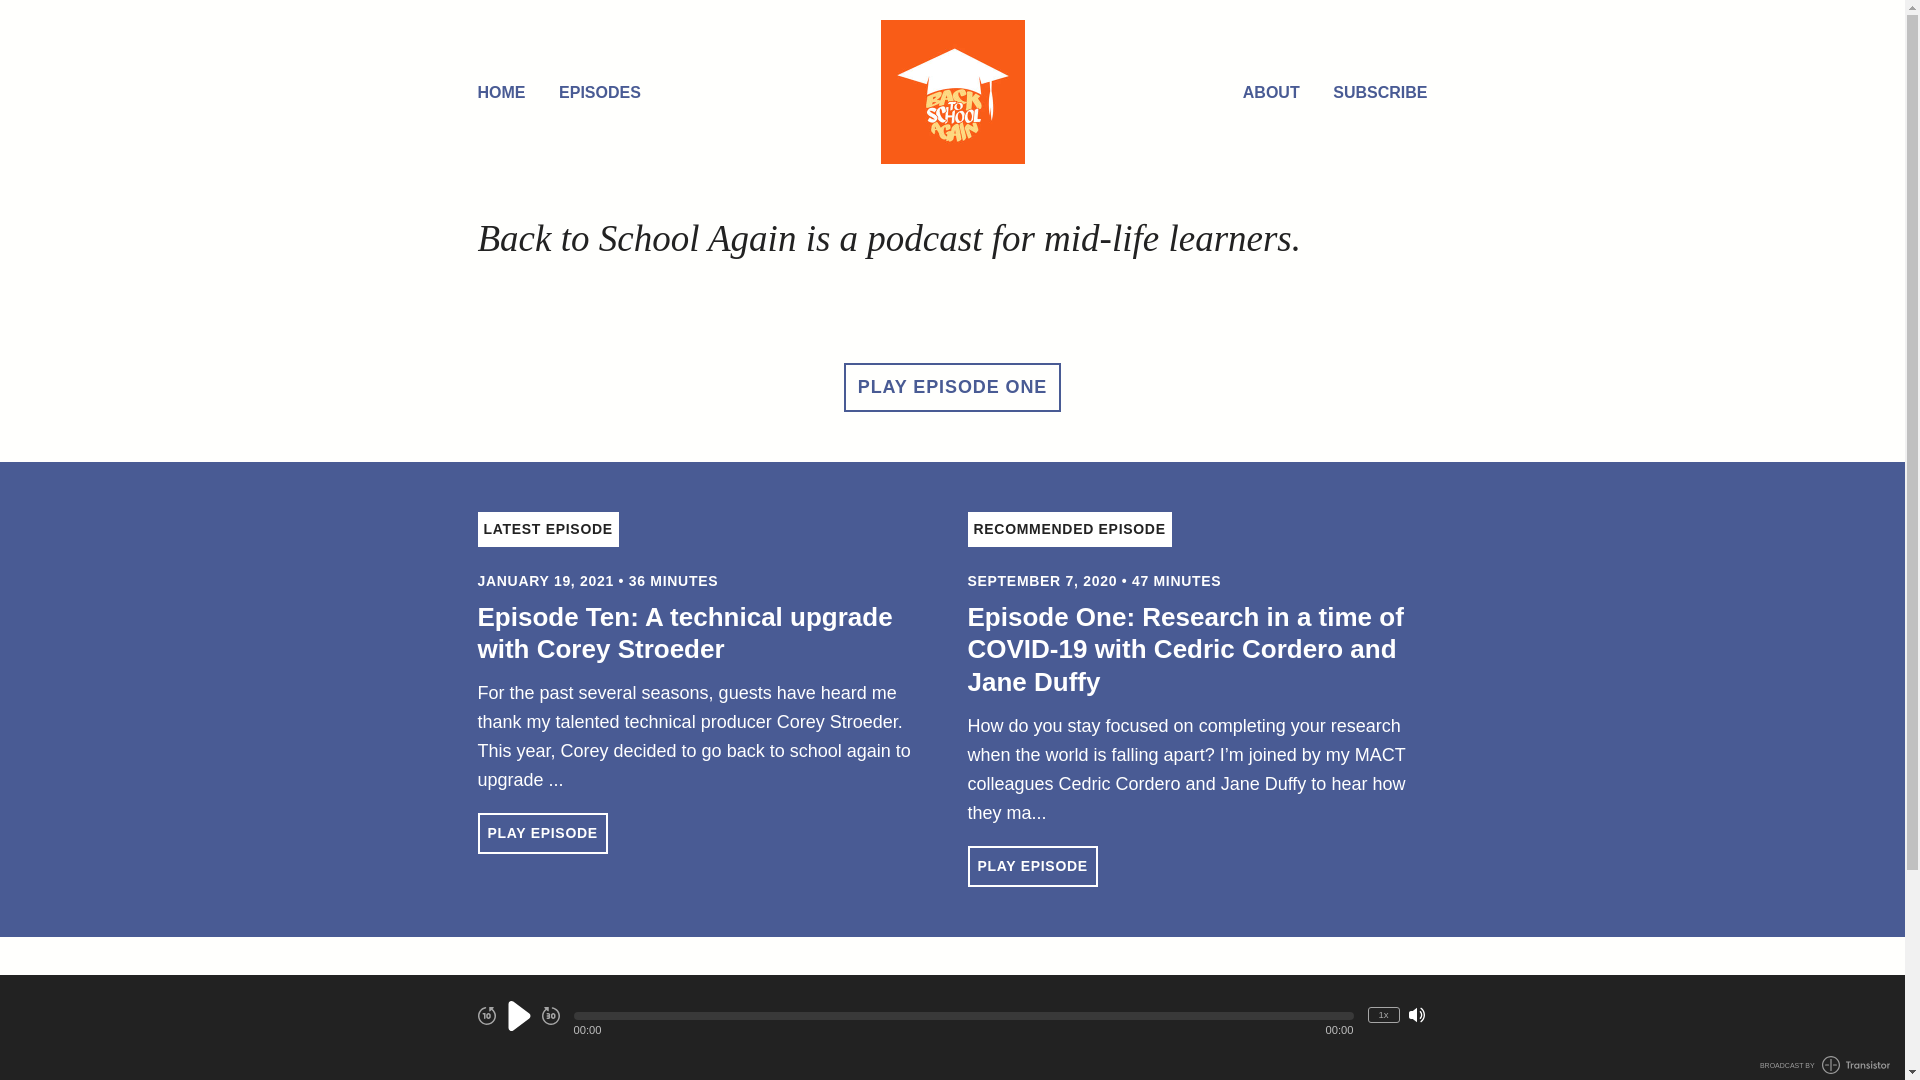 This screenshot has width=1920, height=1080. What do you see at coordinates (542, 833) in the screenshot?
I see `'PLAY EPISODE'` at bounding box center [542, 833].